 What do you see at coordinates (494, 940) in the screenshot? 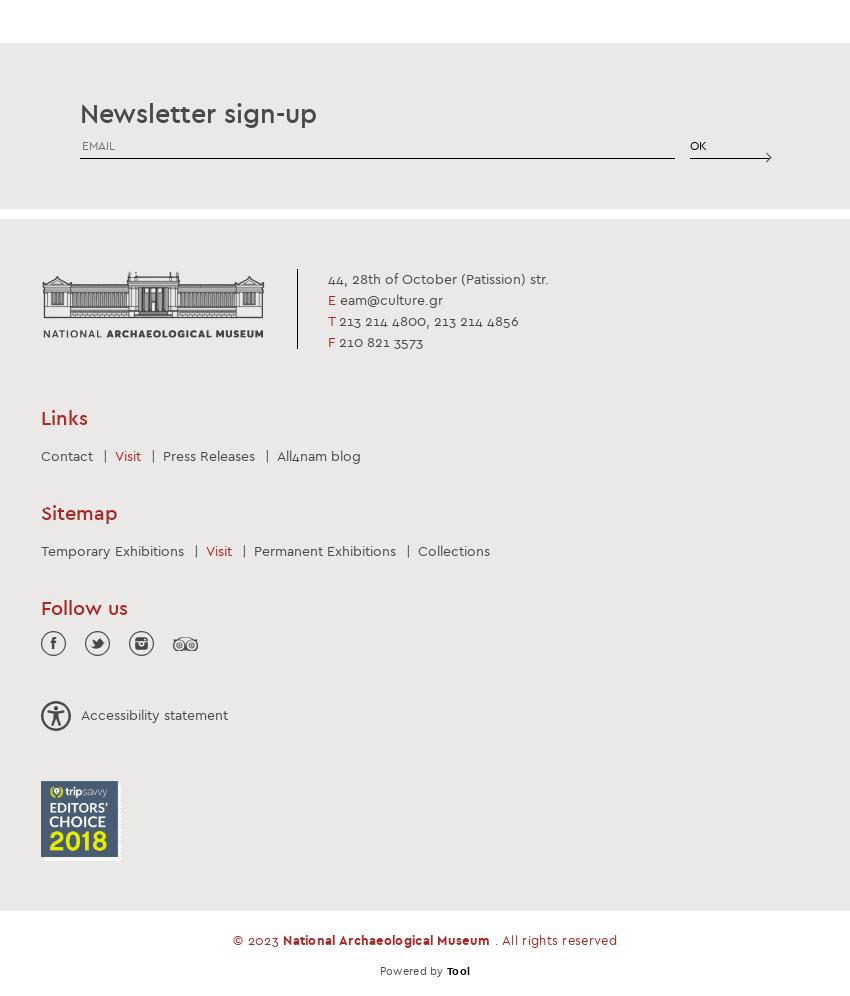
I see `'. All rights reserved'` at bounding box center [494, 940].